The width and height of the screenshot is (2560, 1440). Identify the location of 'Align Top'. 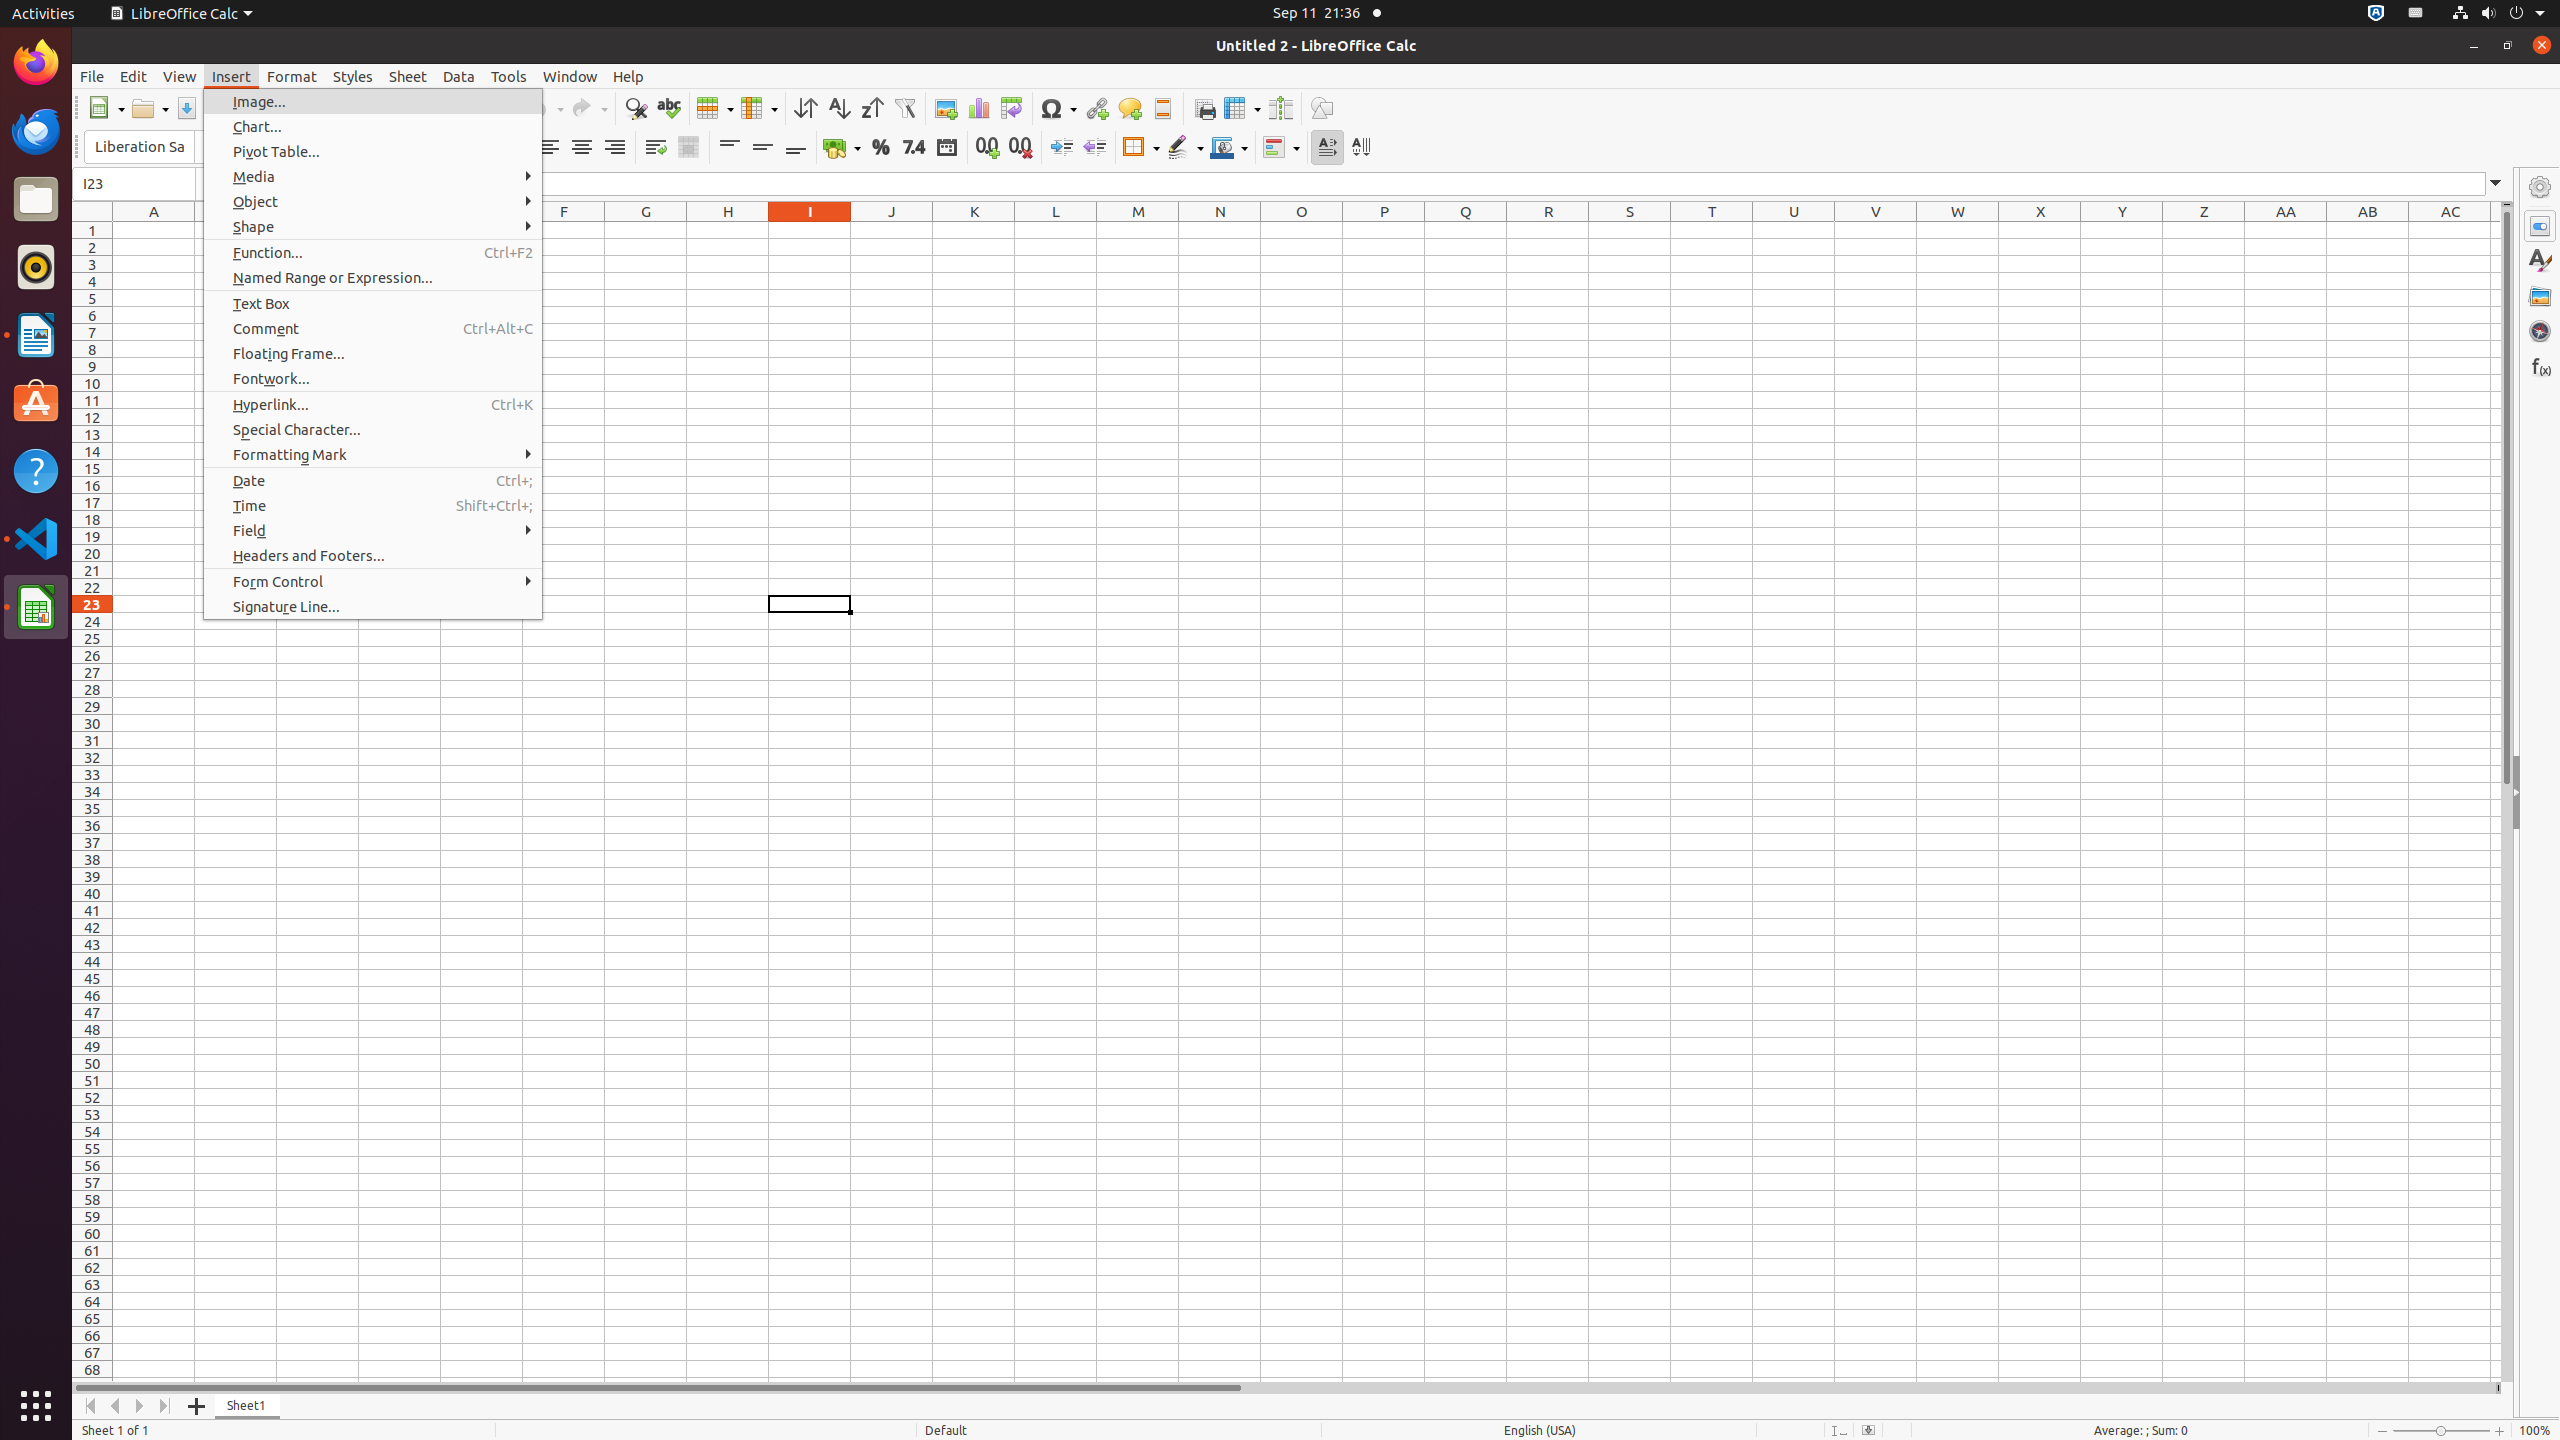
(729, 146).